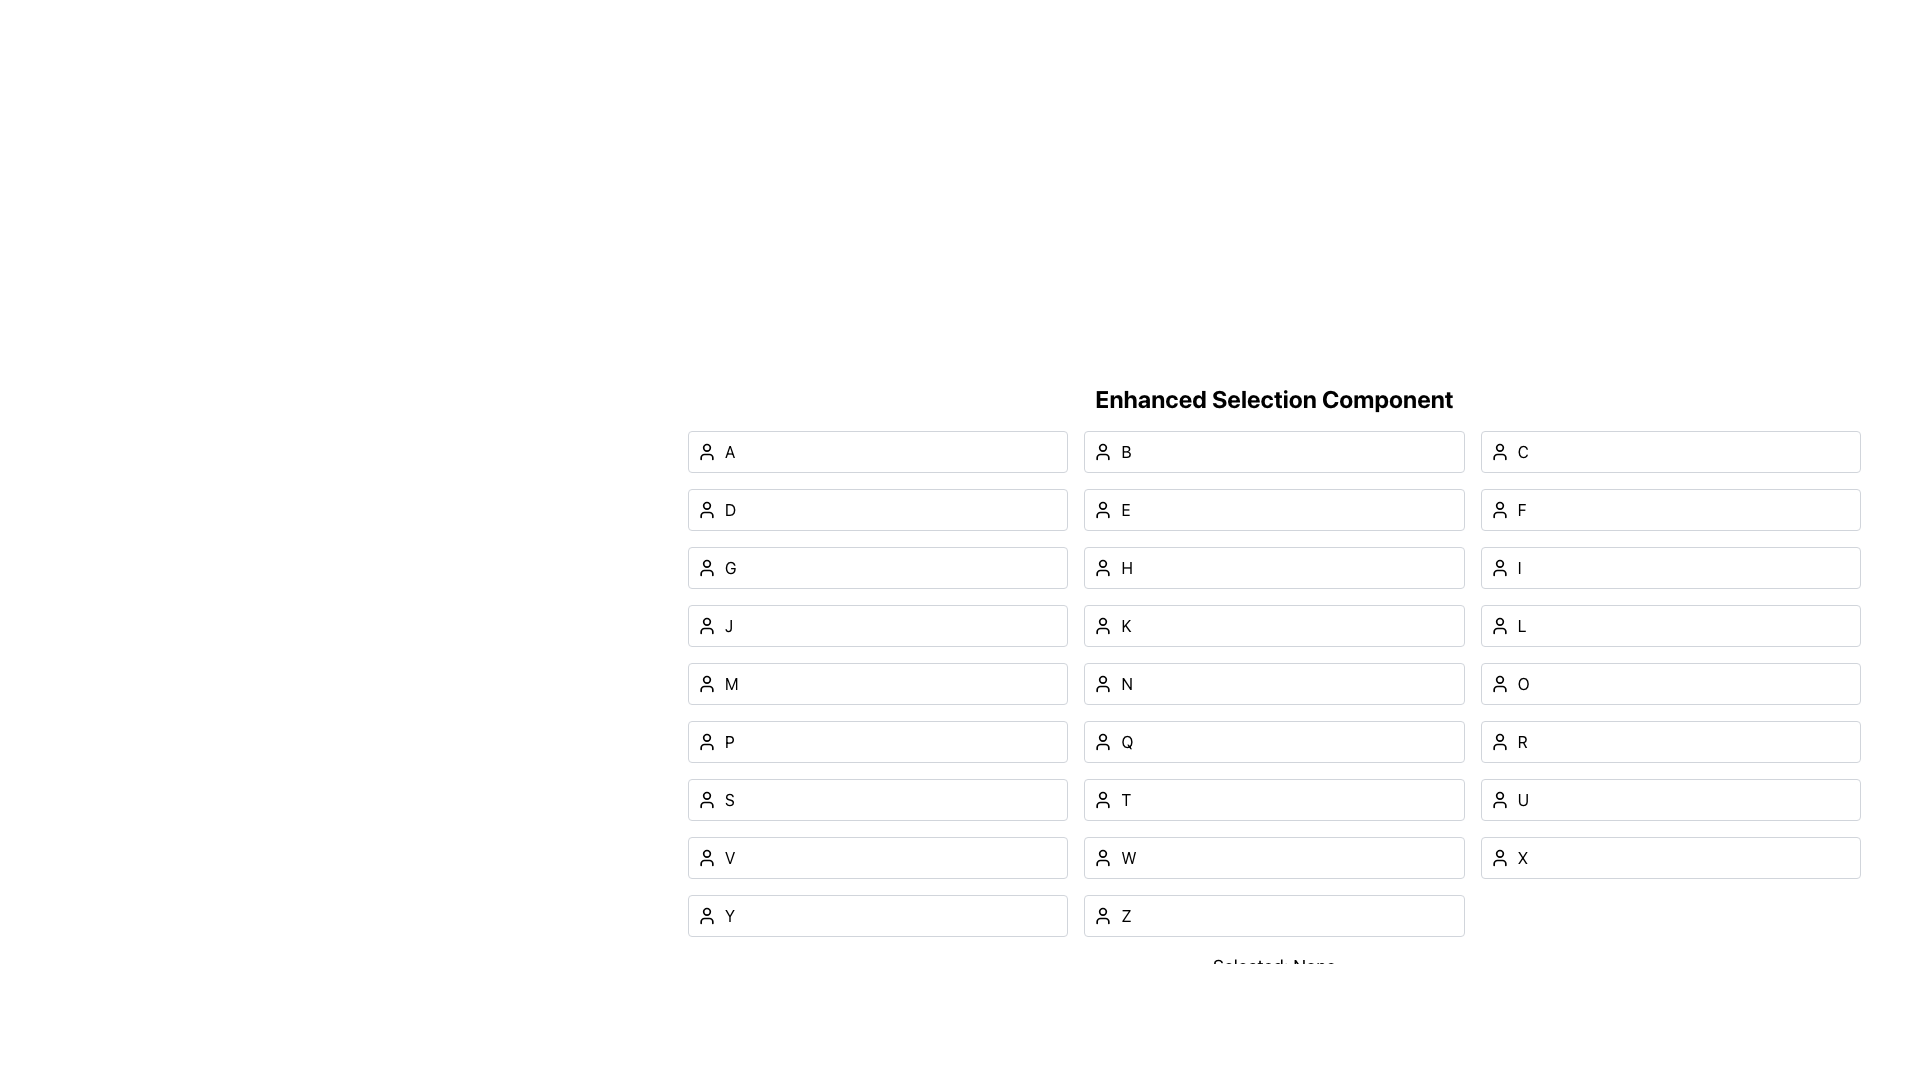 The height and width of the screenshot is (1080, 1920). Describe the element at coordinates (1499, 682) in the screenshot. I see `the SVG user icon with a simplistic outline, located in the far-right column of the grid under the 'Enhanced Selection Component' header` at that location.